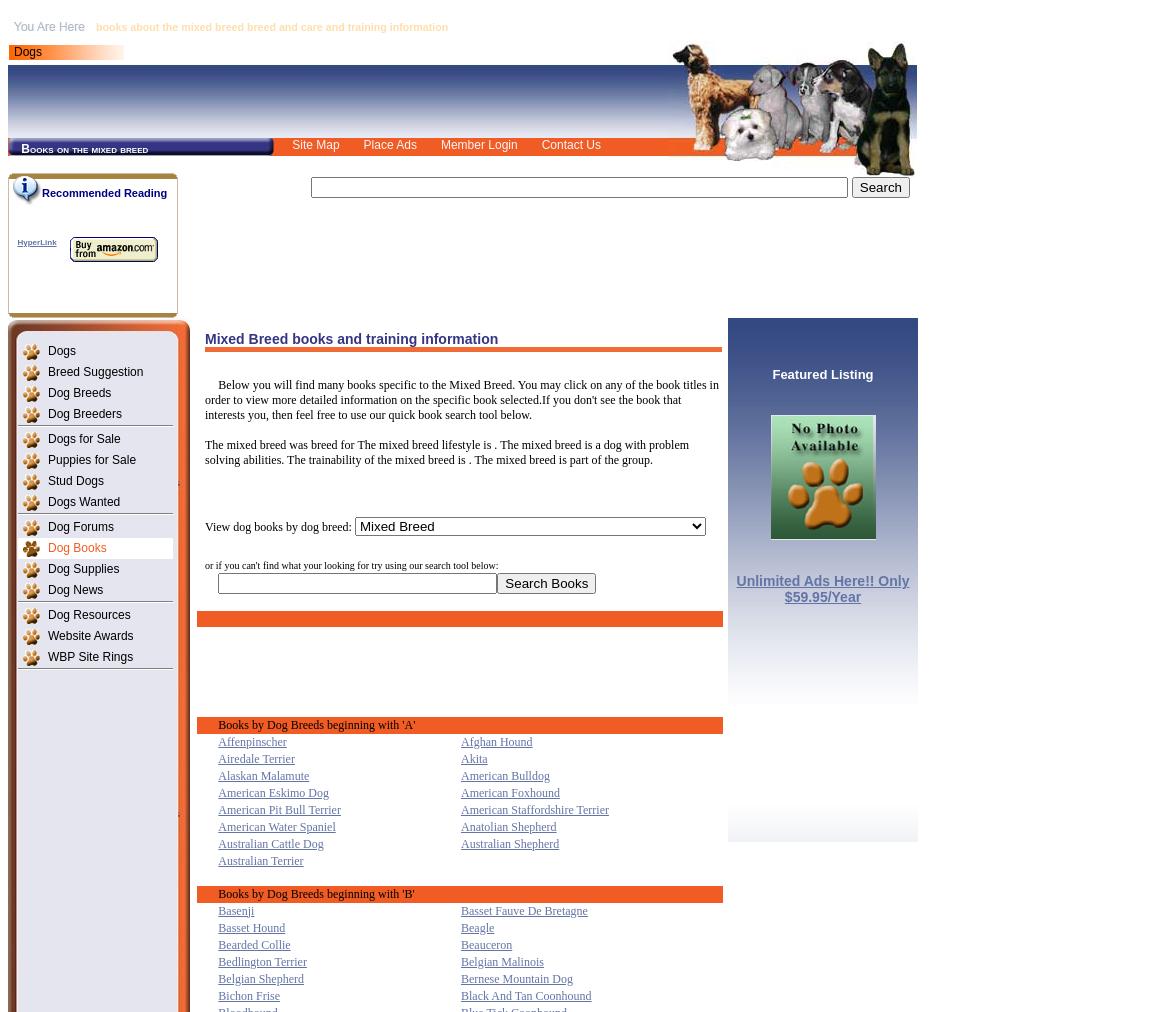 The width and height of the screenshot is (1150, 1012). Describe the element at coordinates (262, 773) in the screenshot. I see `'Alaskan Malamute'` at that location.